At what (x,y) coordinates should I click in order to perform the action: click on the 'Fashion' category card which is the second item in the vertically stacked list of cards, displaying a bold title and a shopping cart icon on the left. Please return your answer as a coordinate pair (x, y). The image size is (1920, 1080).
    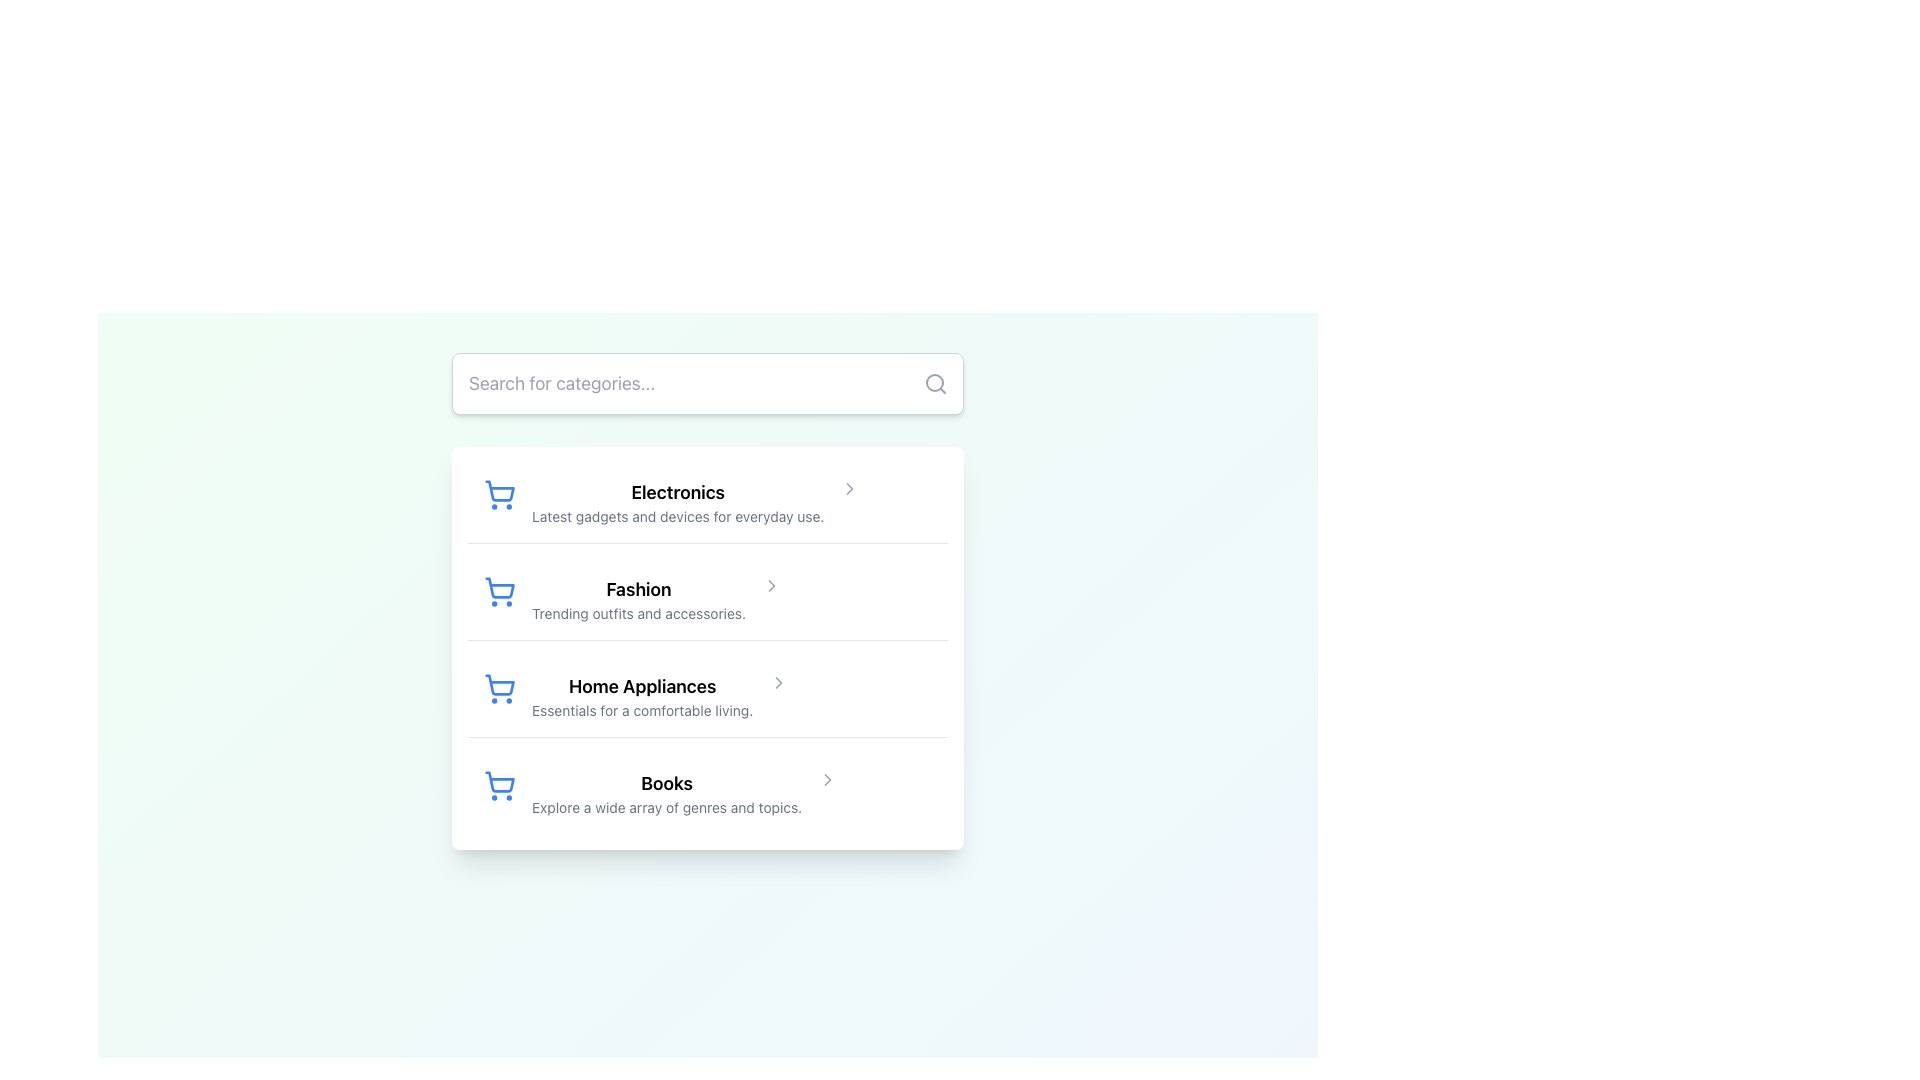
    Looking at the image, I should click on (708, 599).